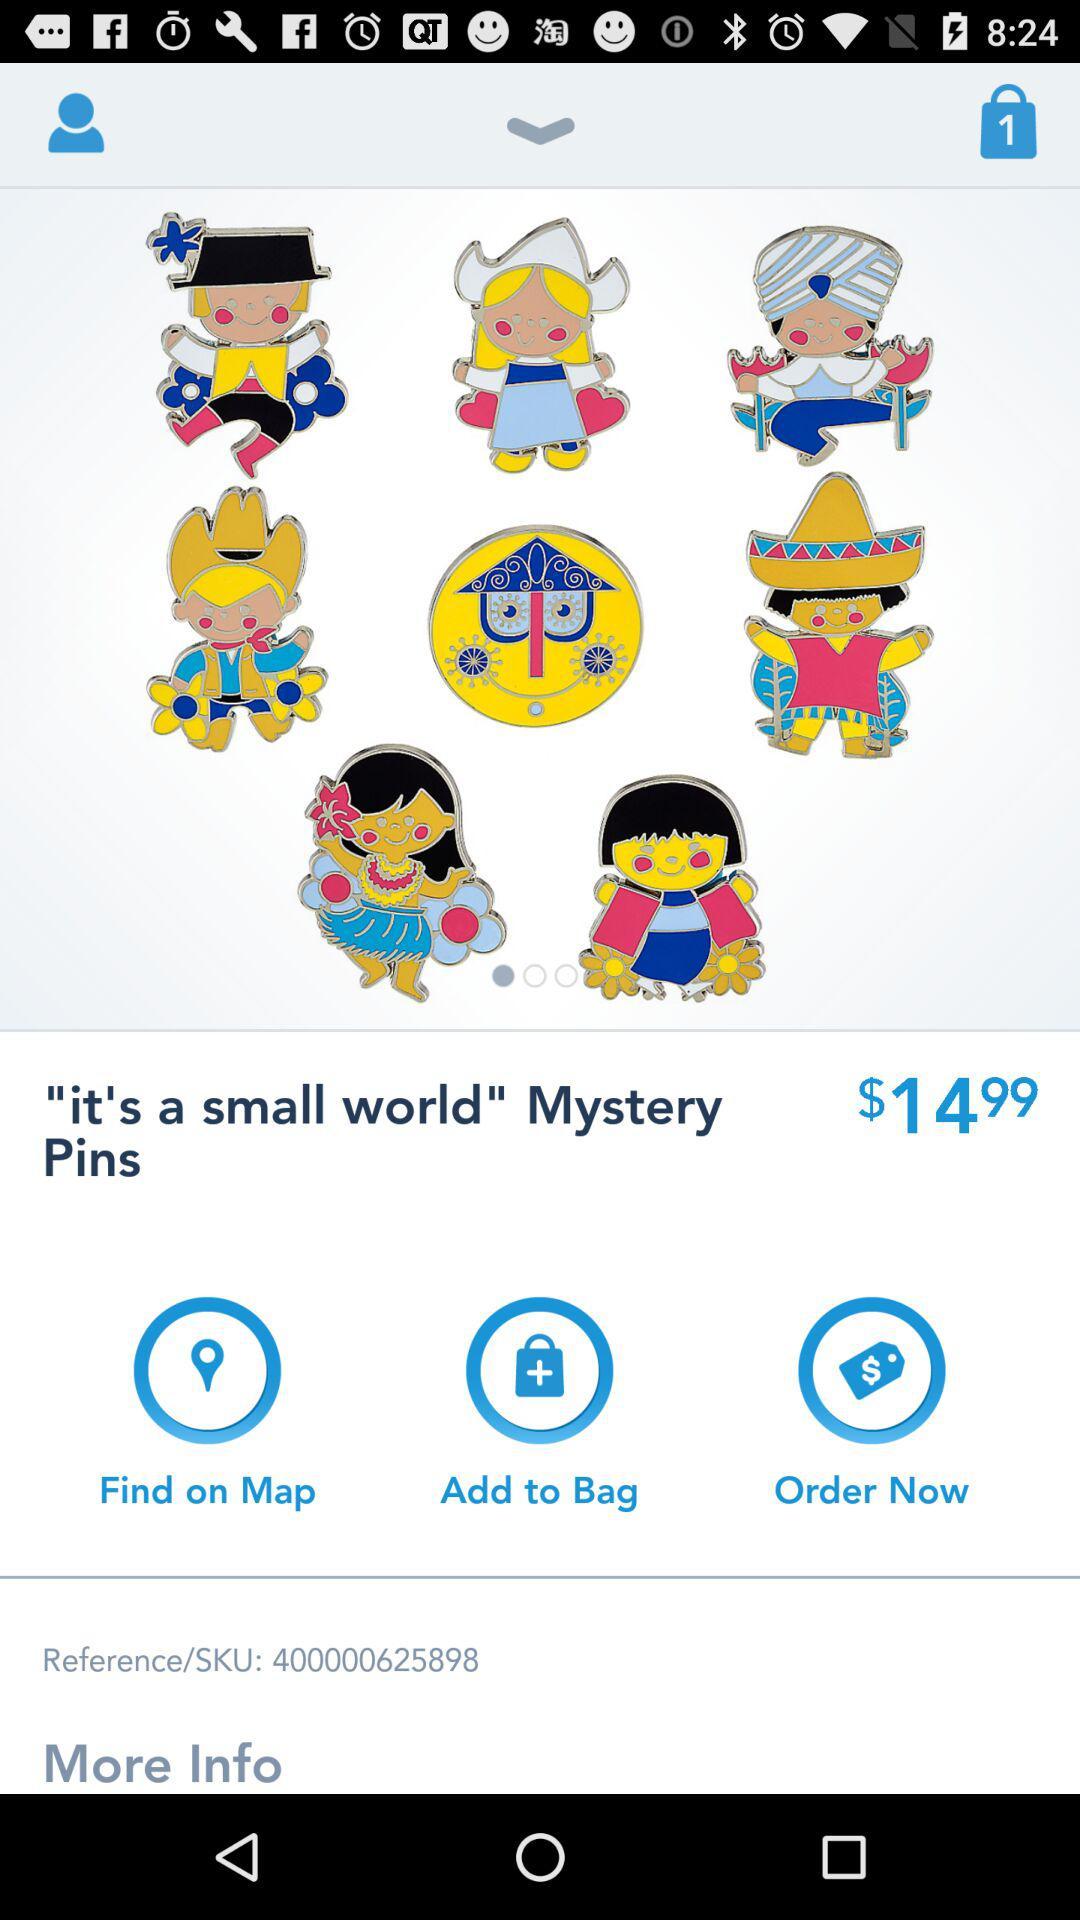 The image size is (1080, 1920). I want to click on icon next to 1 item, so click(540, 140).